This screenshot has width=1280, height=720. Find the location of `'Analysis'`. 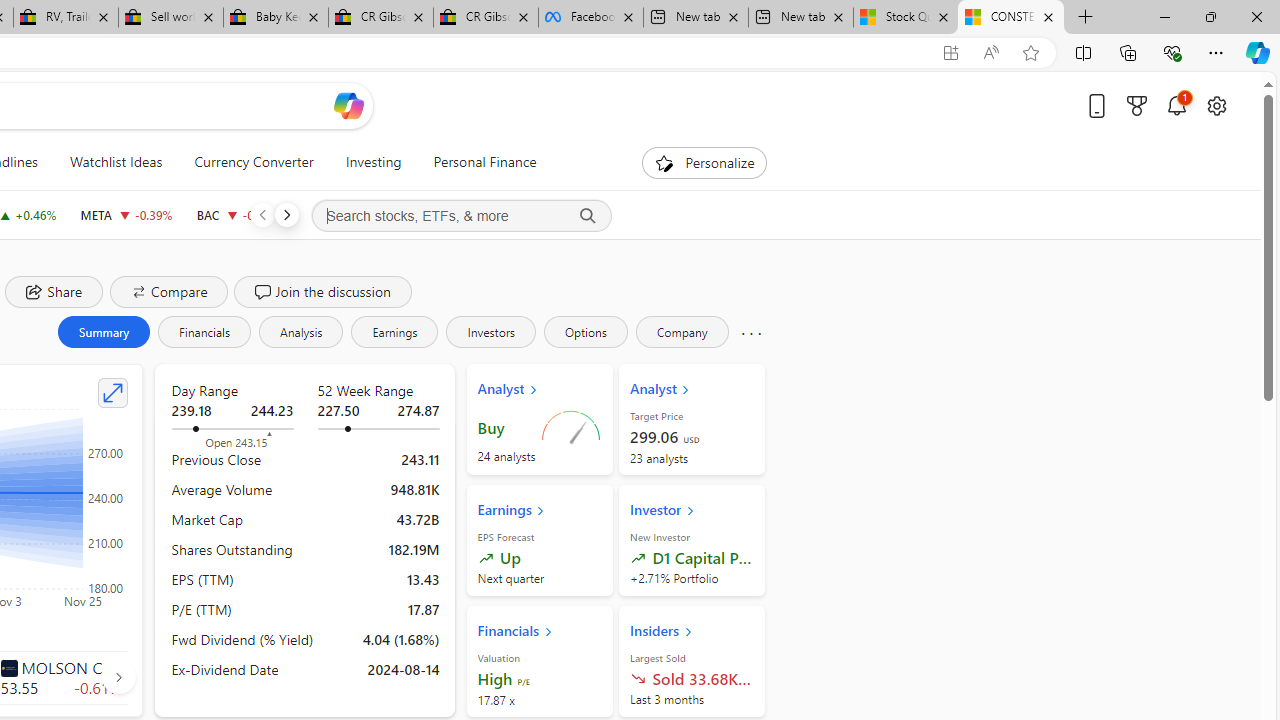

'Analysis' is located at coordinates (300, 330).